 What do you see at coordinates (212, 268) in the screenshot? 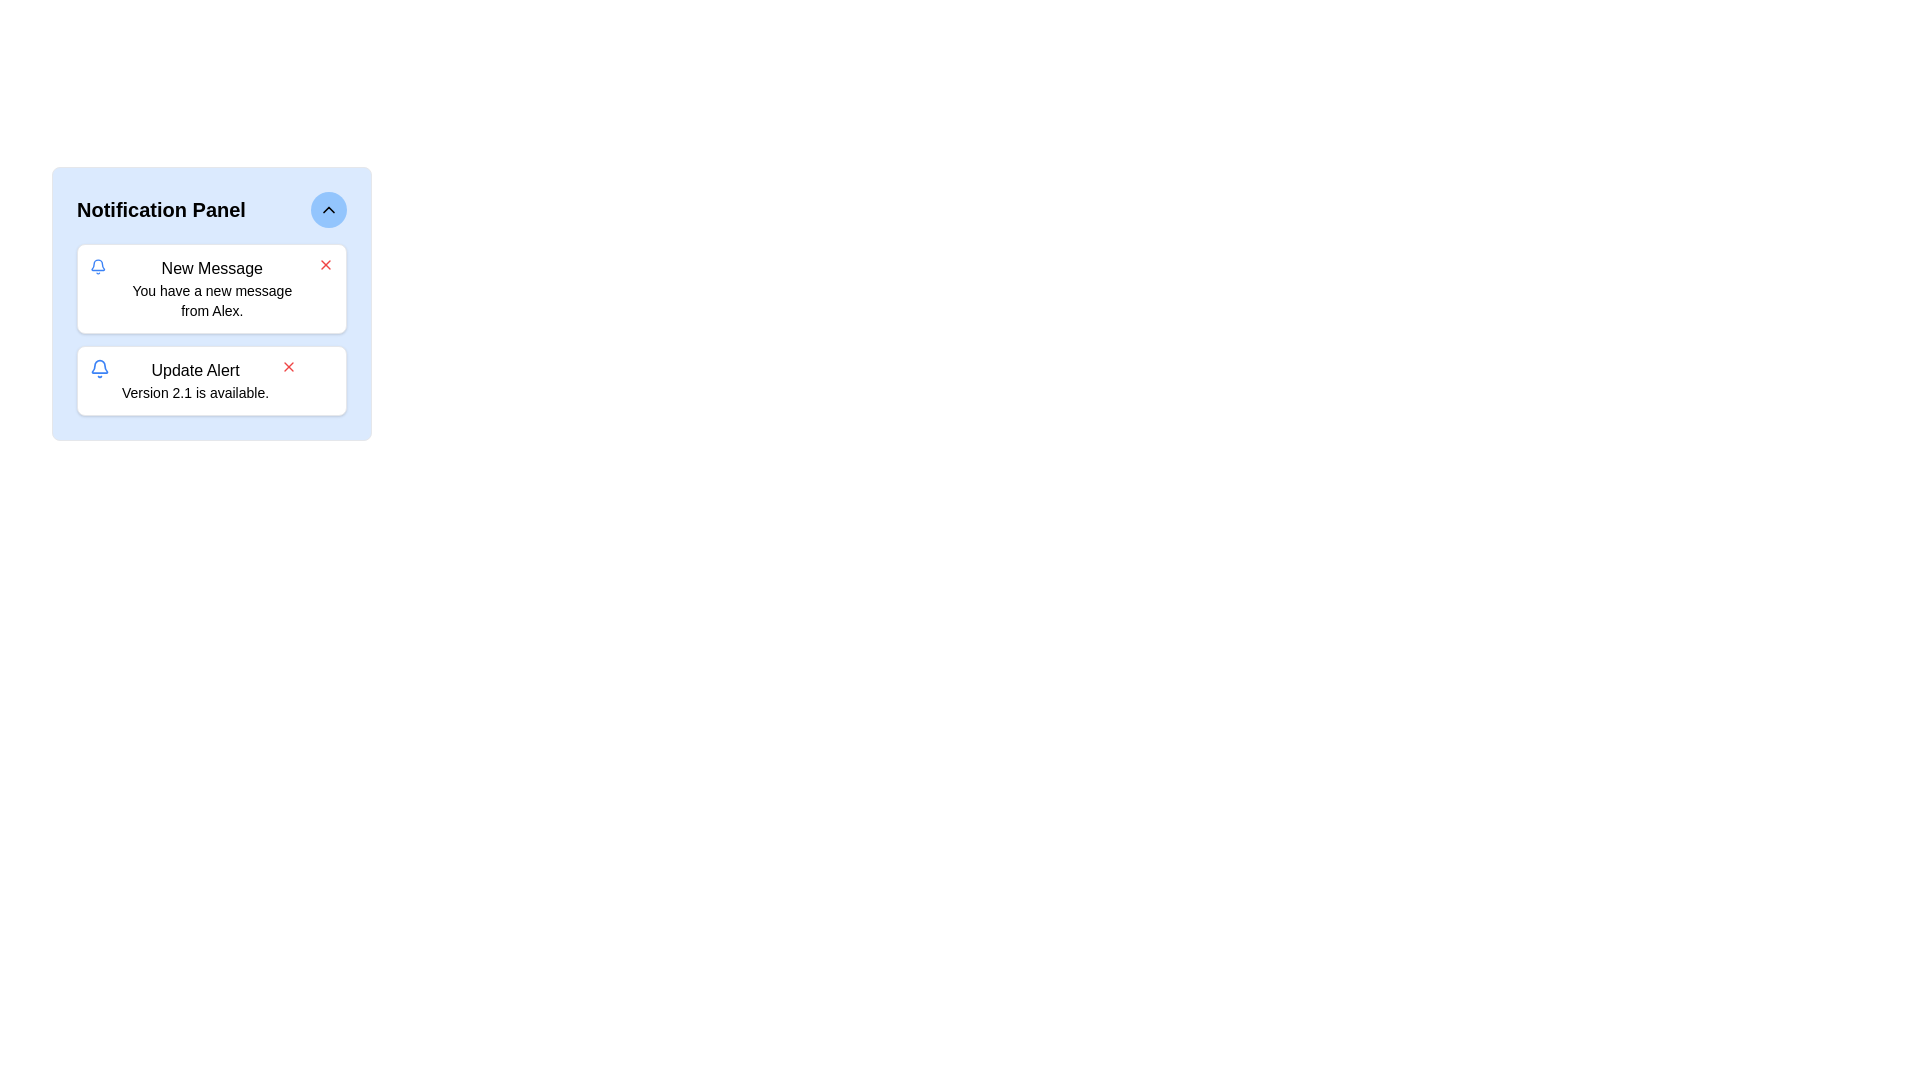
I see `bold text label 'New Message' located at the top of the first notification item in the notification panel` at bounding box center [212, 268].